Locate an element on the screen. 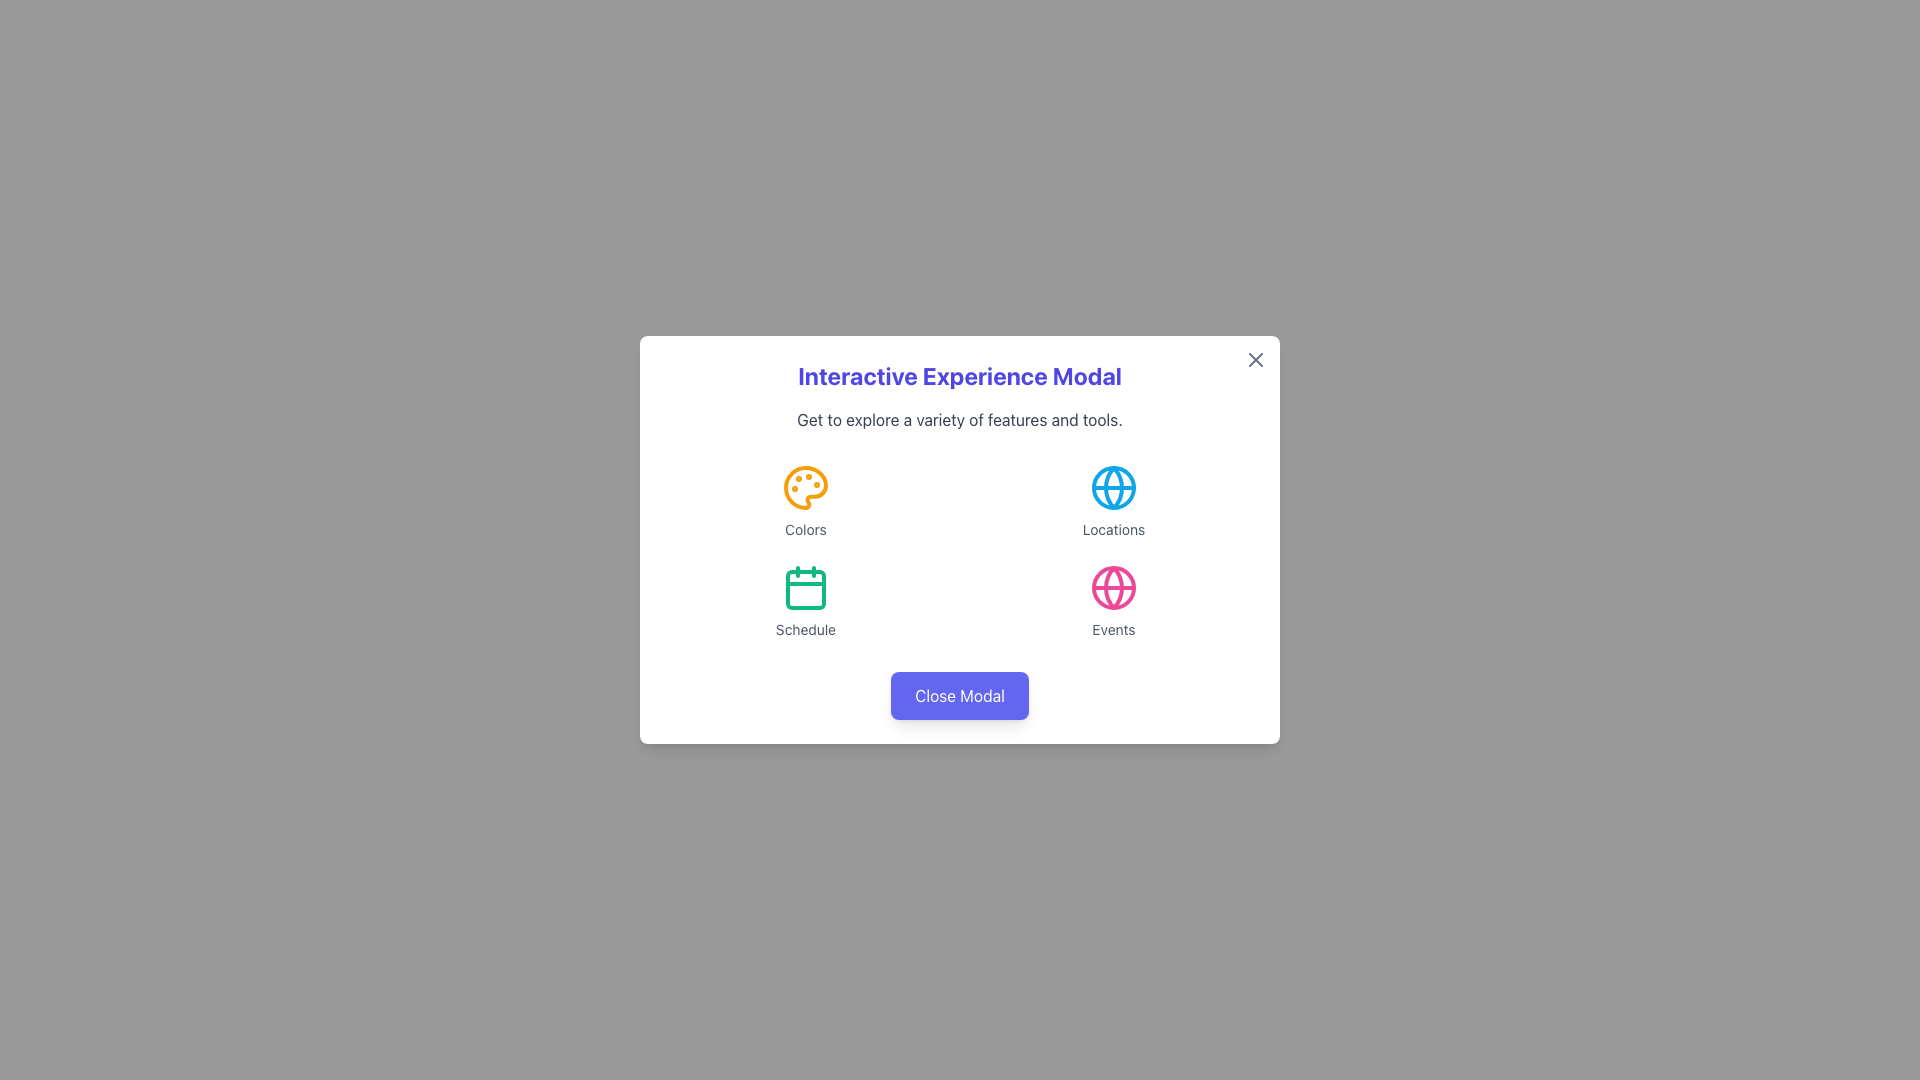  the contents of the calendar icon labeled 'Schedule', which is located in the second row, first column of the grid layout within the modal dialog is located at coordinates (806, 600).